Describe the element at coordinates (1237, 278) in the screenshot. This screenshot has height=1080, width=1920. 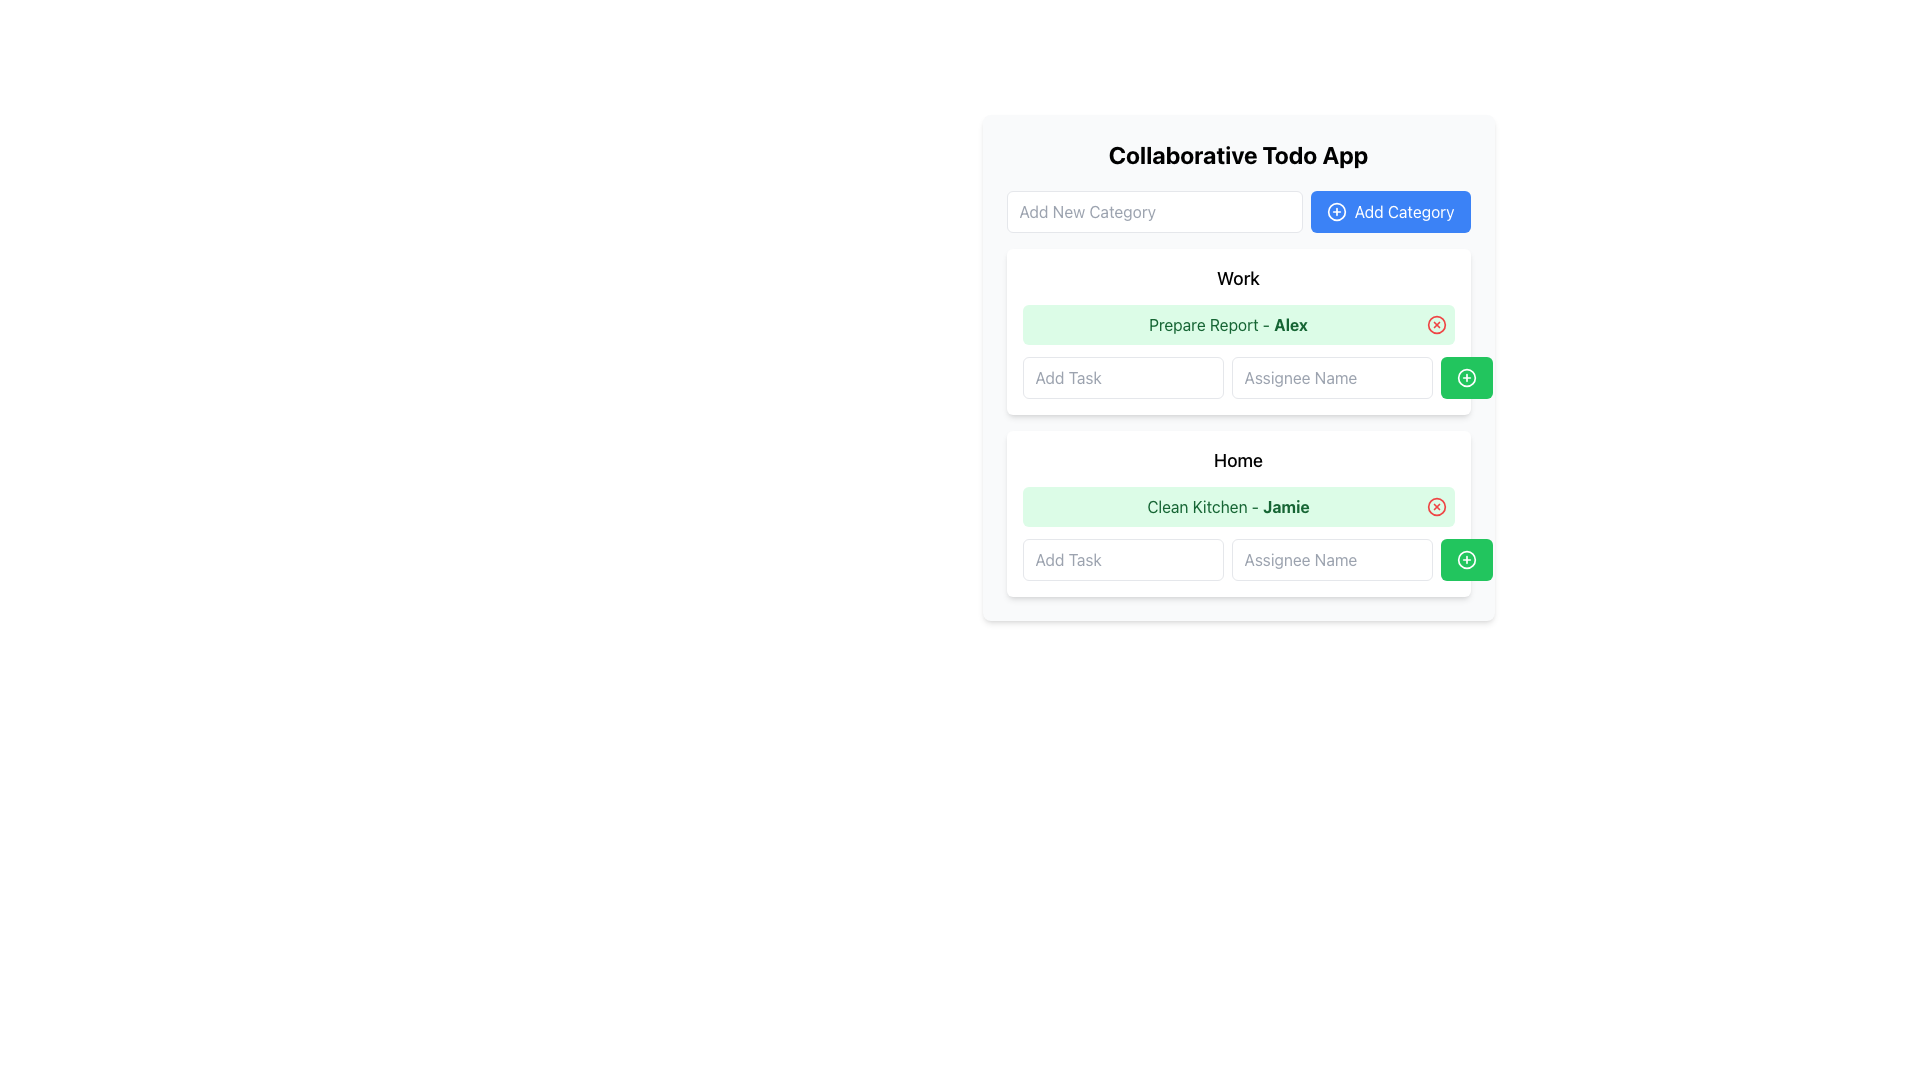
I see `the 'Work' text label, which is prominently displayed in a bold medium-large font within a card-like region, positioned above the 'Prepare Report - Alex' description` at that location.